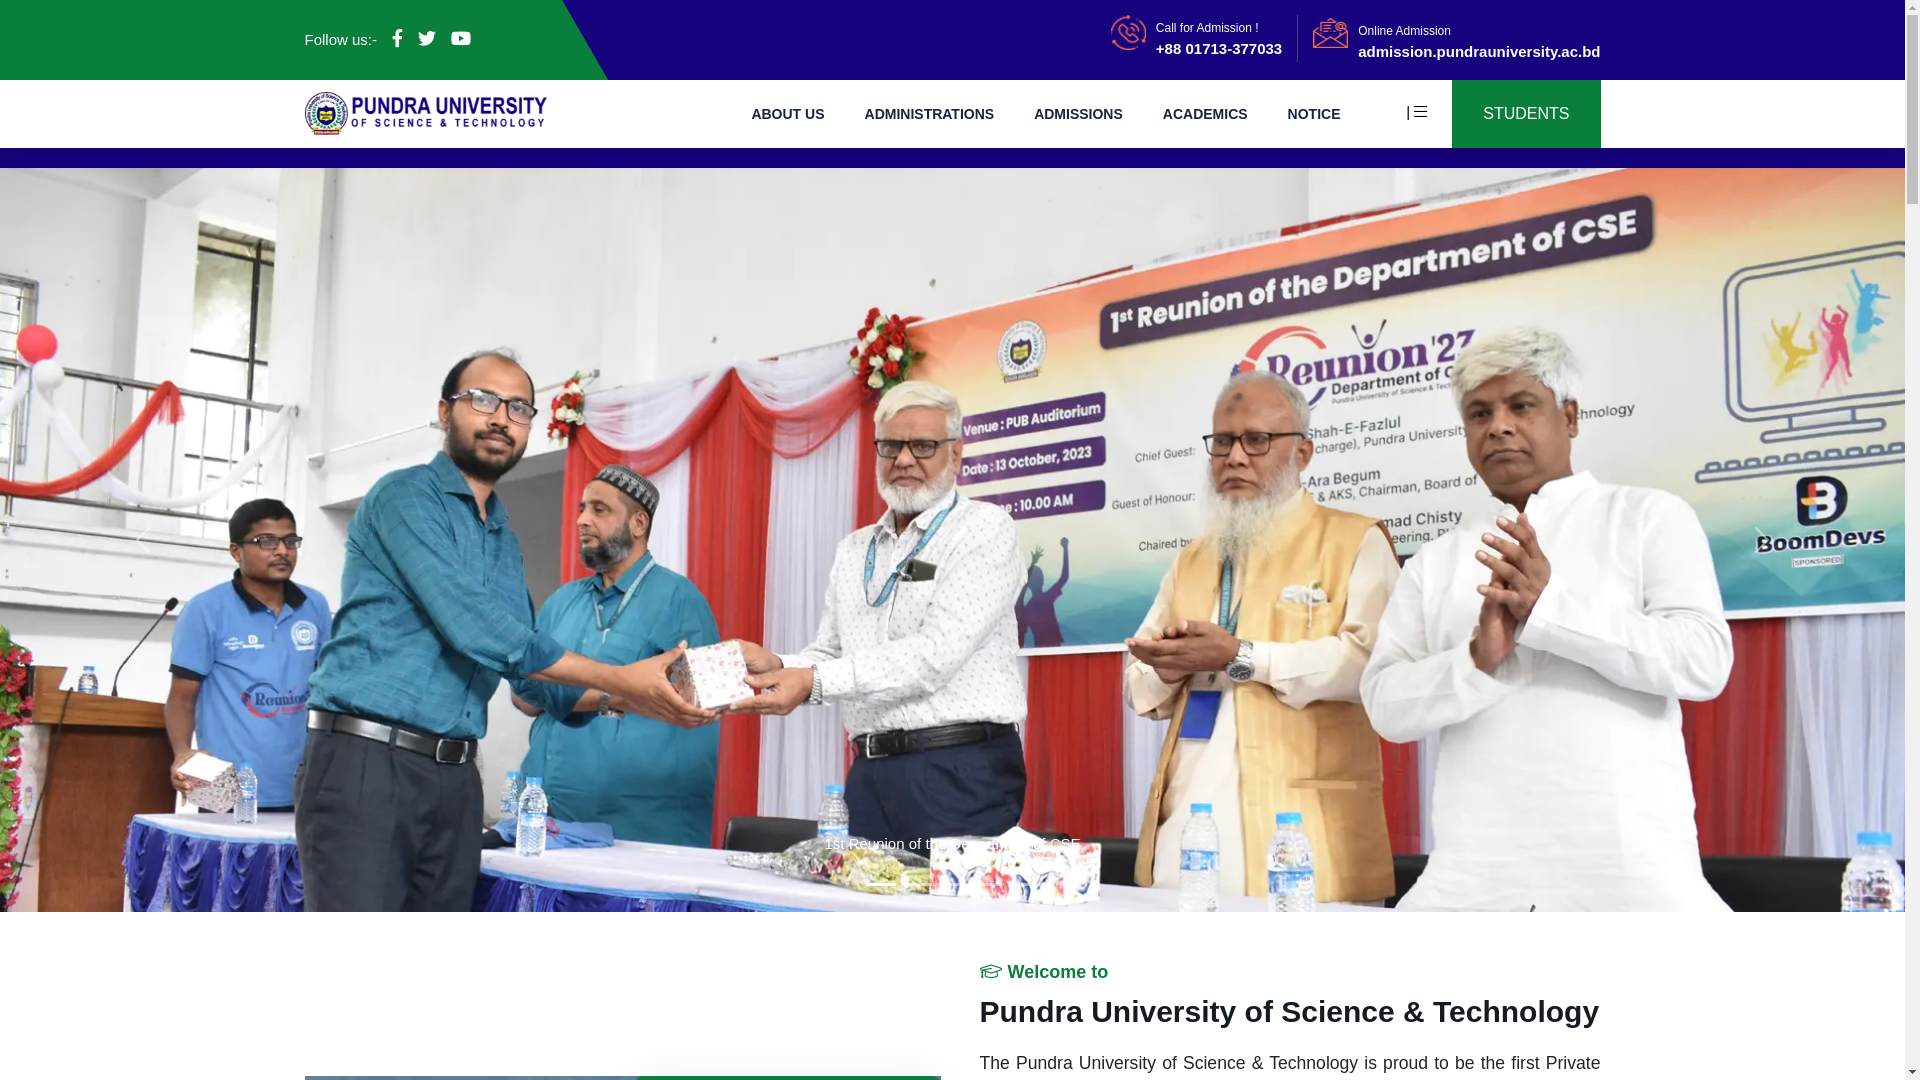 This screenshot has width=1920, height=1080. Describe the element at coordinates (1424, 111) in the screenshot. I see `'  |'` at that location.